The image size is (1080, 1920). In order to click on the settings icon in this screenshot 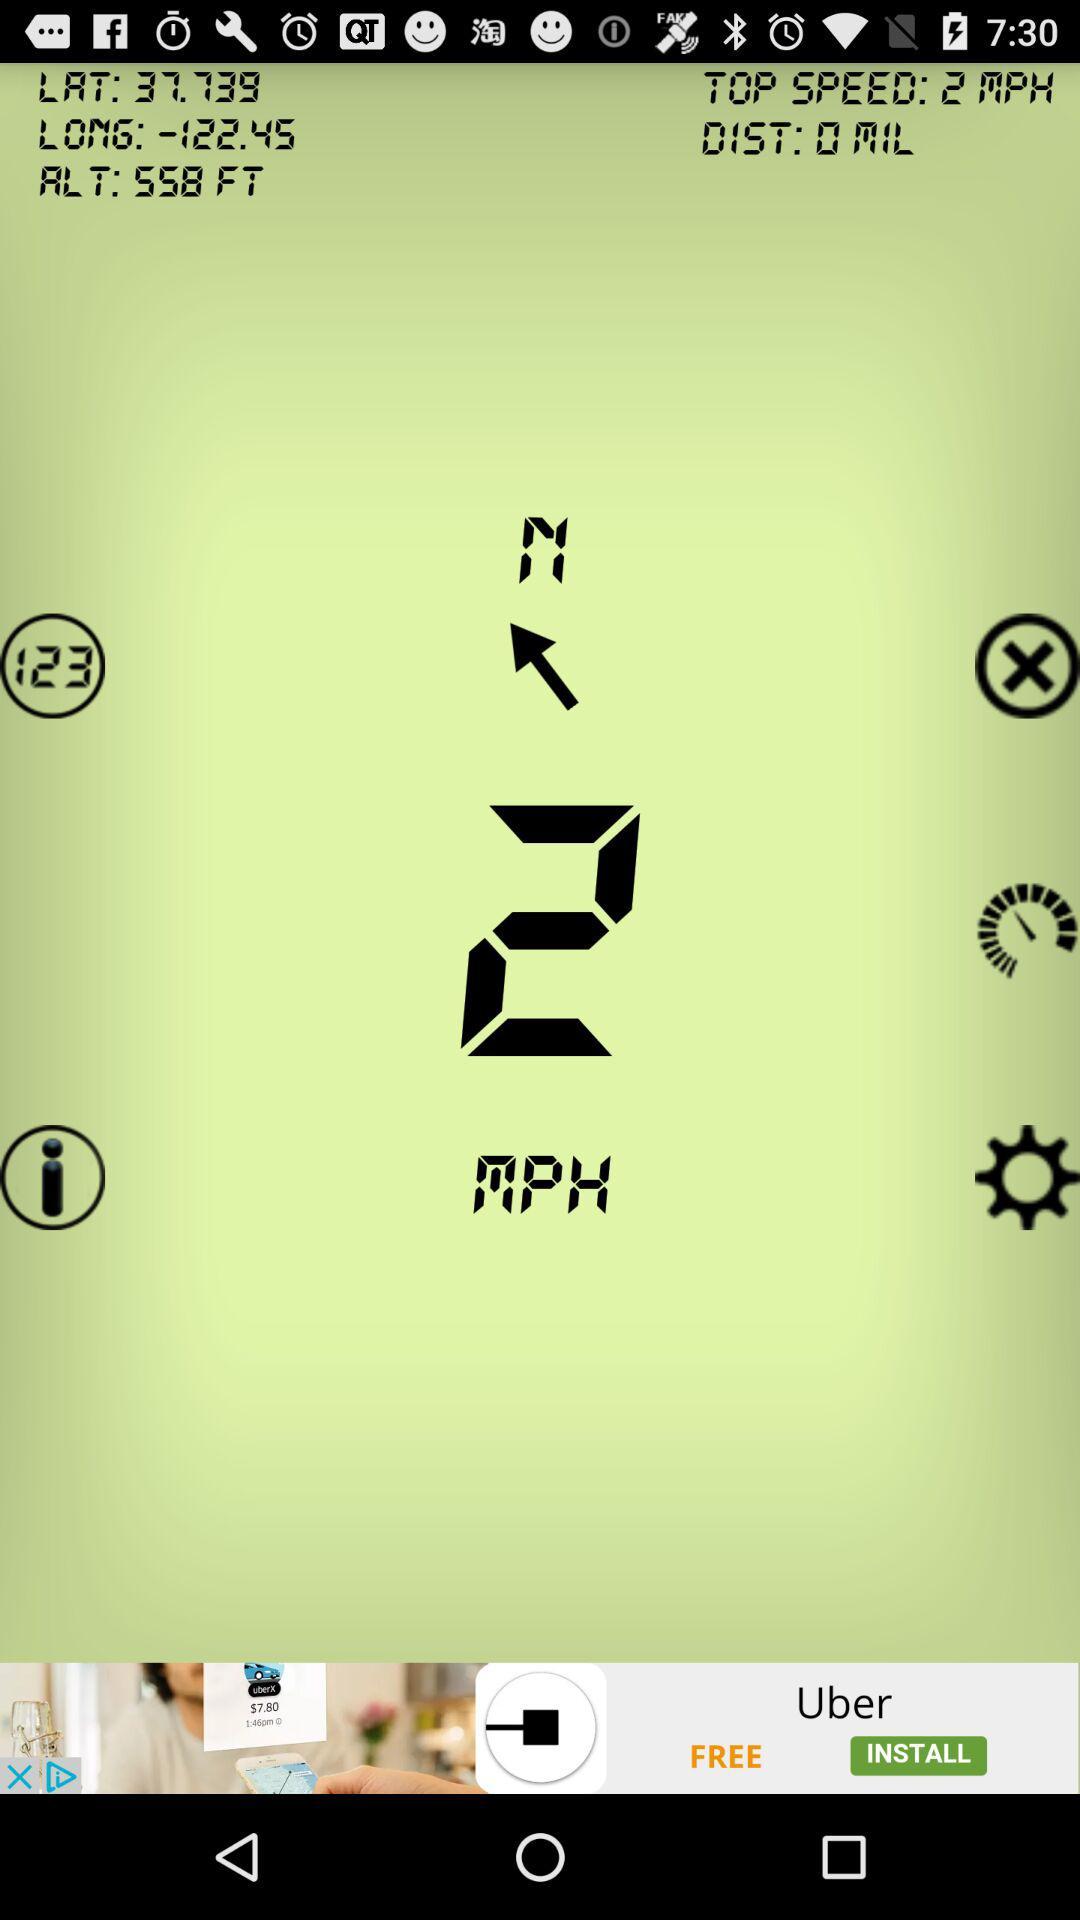, I will do `click(1027, 1259)`.